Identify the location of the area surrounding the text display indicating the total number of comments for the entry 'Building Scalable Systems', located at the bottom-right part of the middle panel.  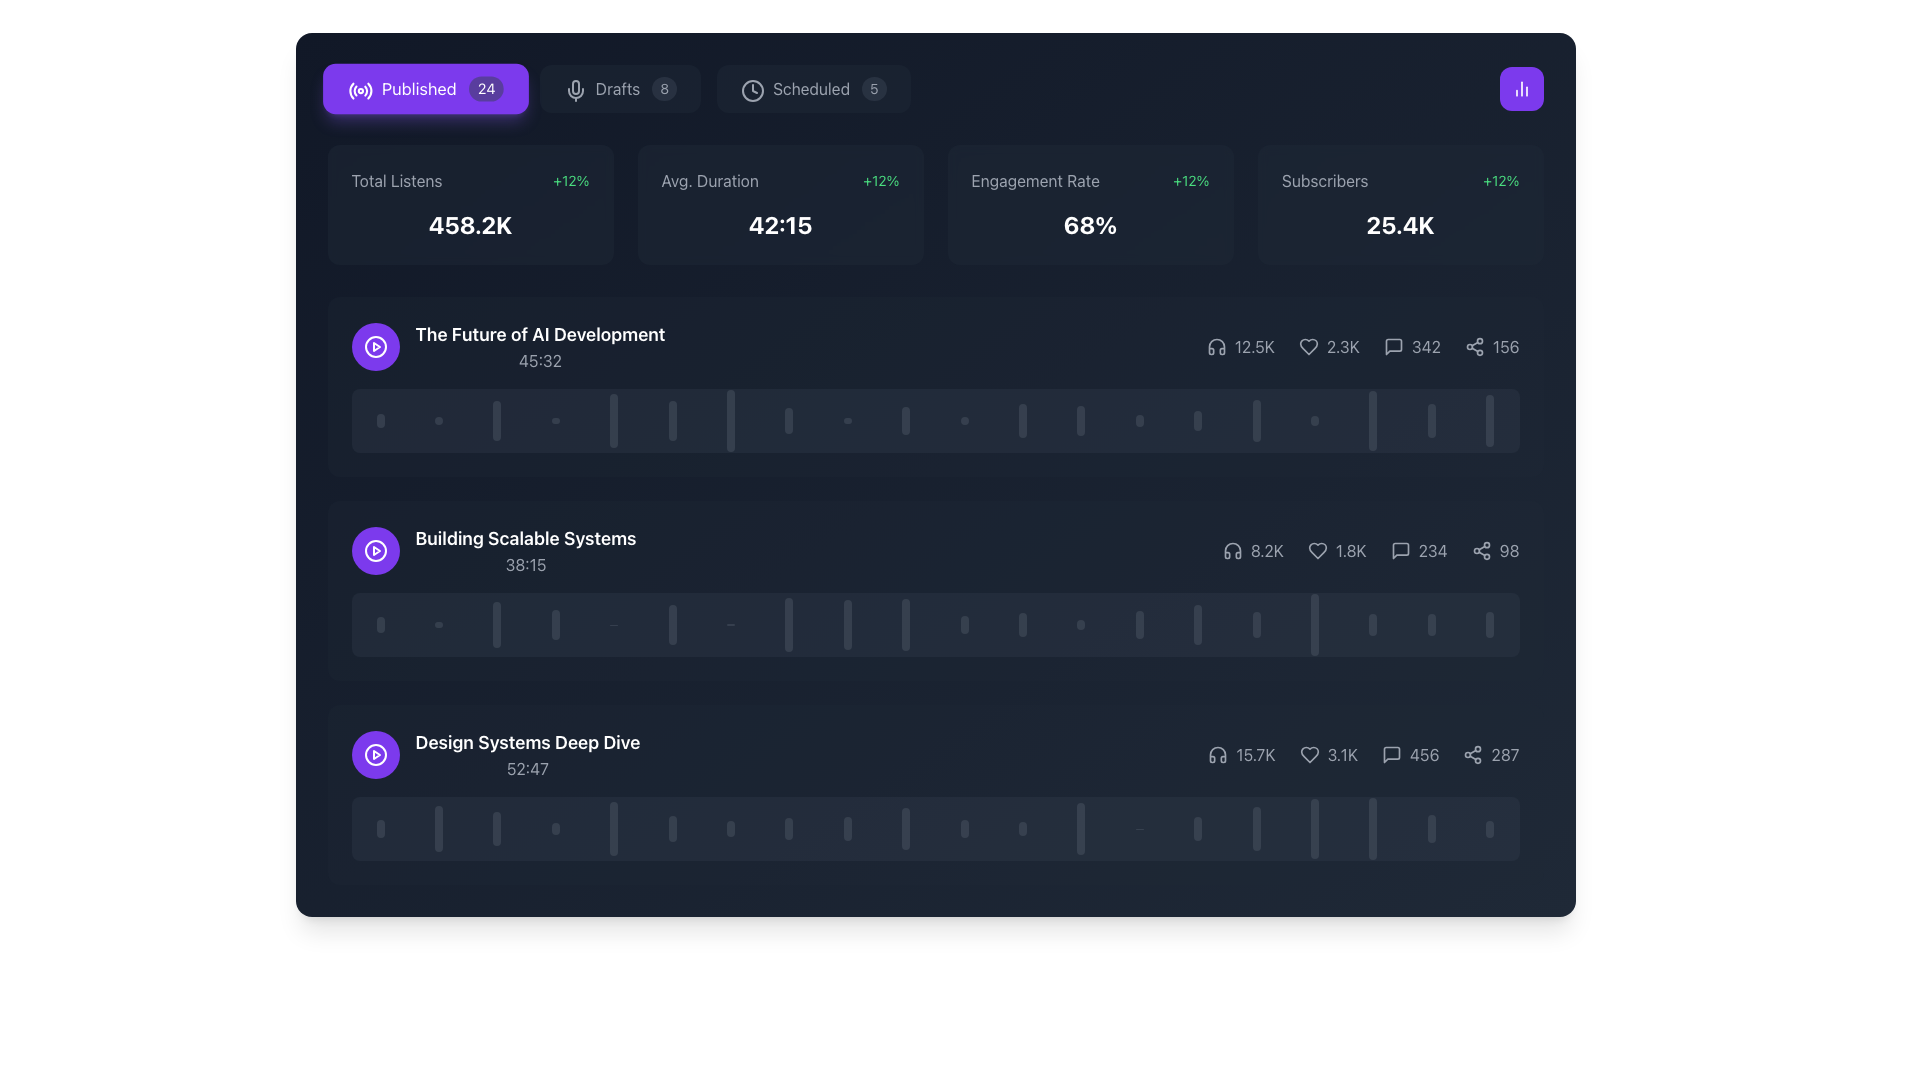
(1432, 551).